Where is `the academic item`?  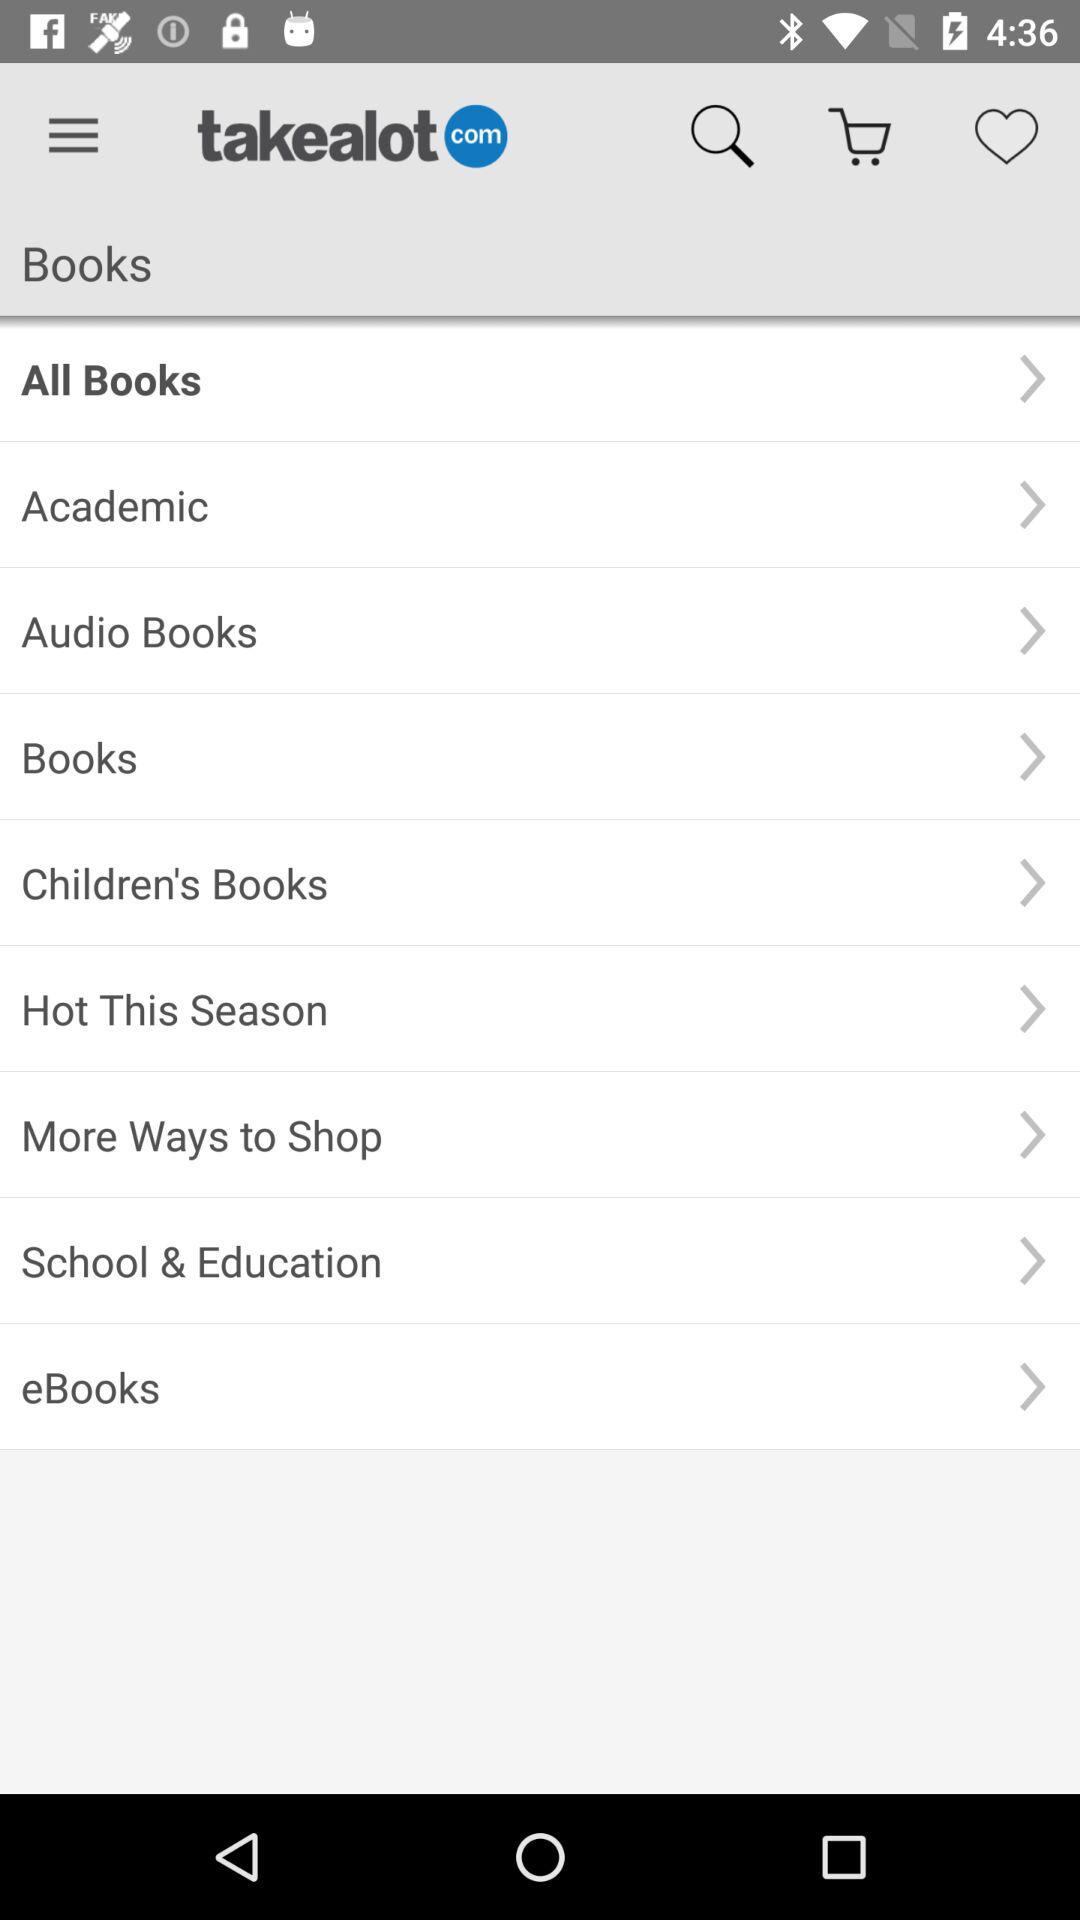 the academic item is located at coordinates (502, 504).